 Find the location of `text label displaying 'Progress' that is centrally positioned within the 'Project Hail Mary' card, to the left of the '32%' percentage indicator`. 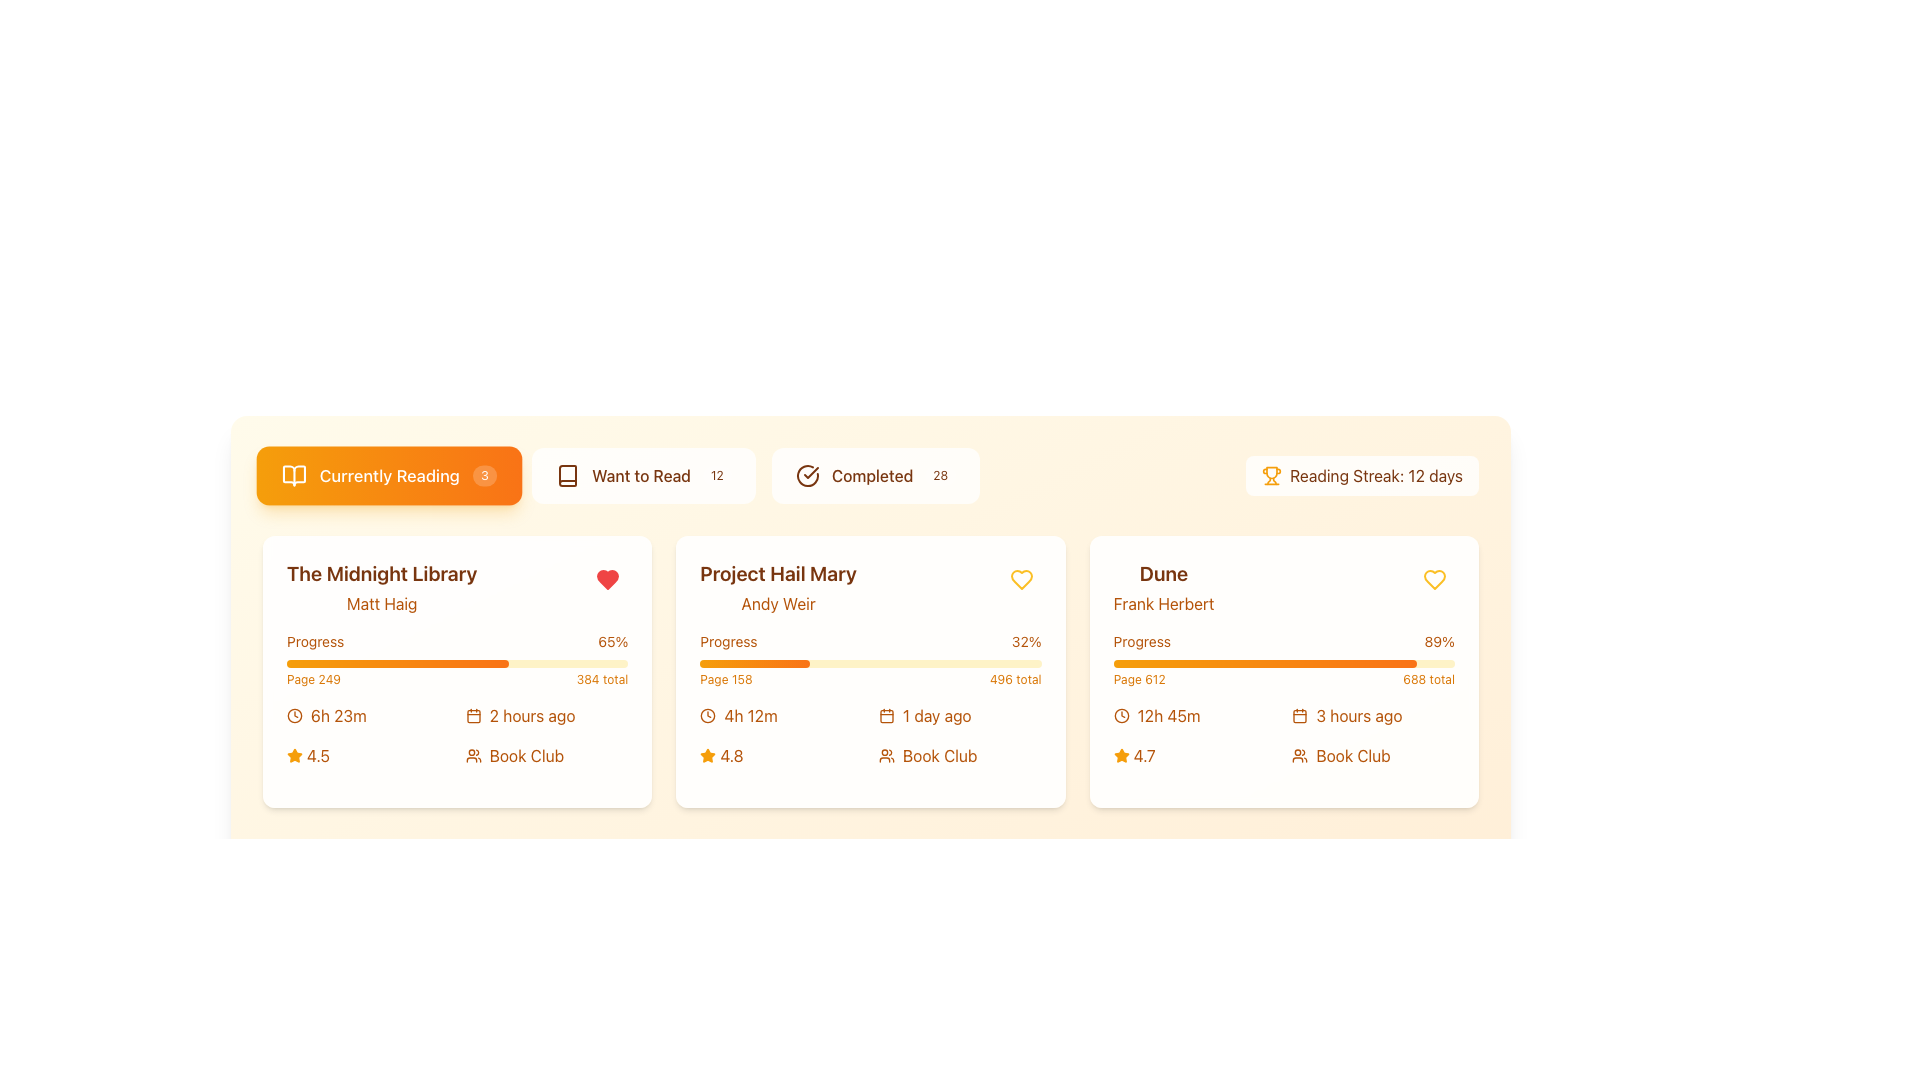

text label displaying 'Progress' that is centrally positioned within the 'Project Hail Mary' card, to the left of the '32%' percentage indicator is located at coordinates (728, 641).